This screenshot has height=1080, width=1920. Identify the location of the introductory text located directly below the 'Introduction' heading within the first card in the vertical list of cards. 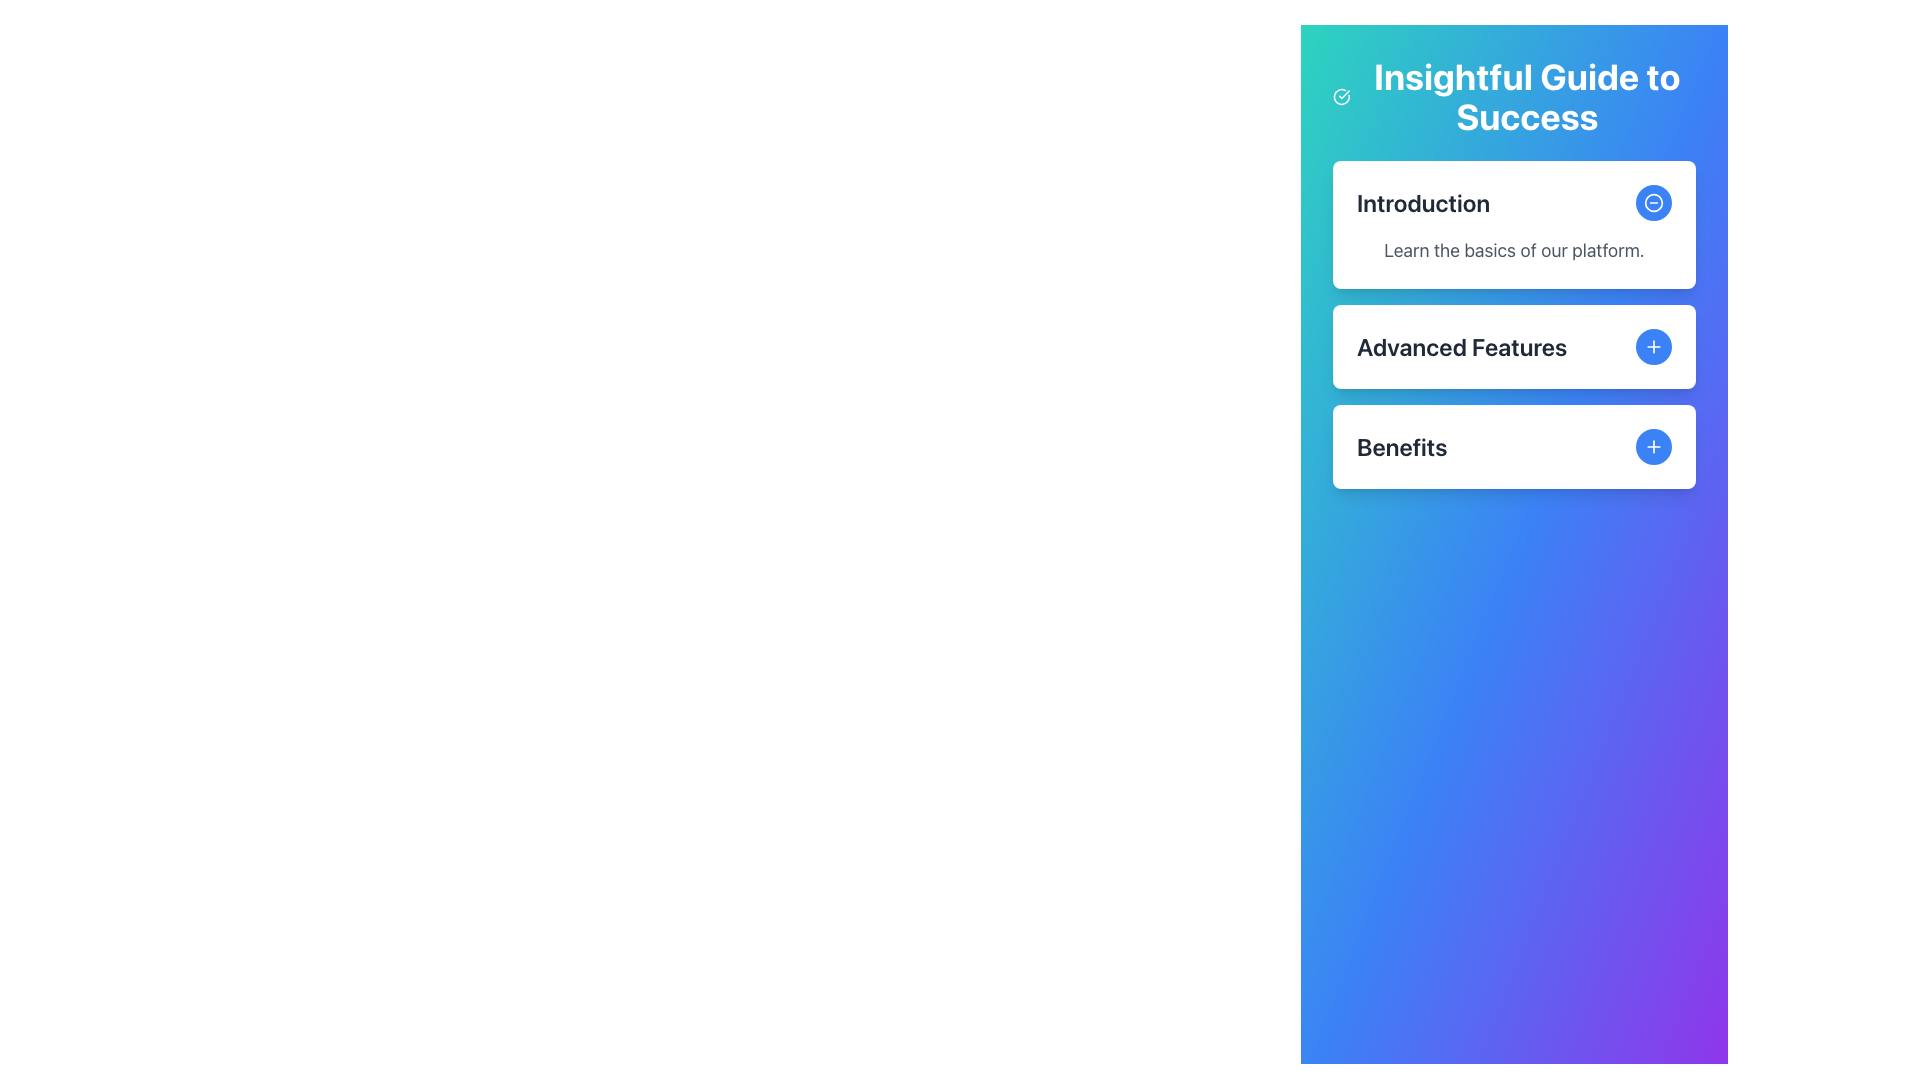
(1514, 249).